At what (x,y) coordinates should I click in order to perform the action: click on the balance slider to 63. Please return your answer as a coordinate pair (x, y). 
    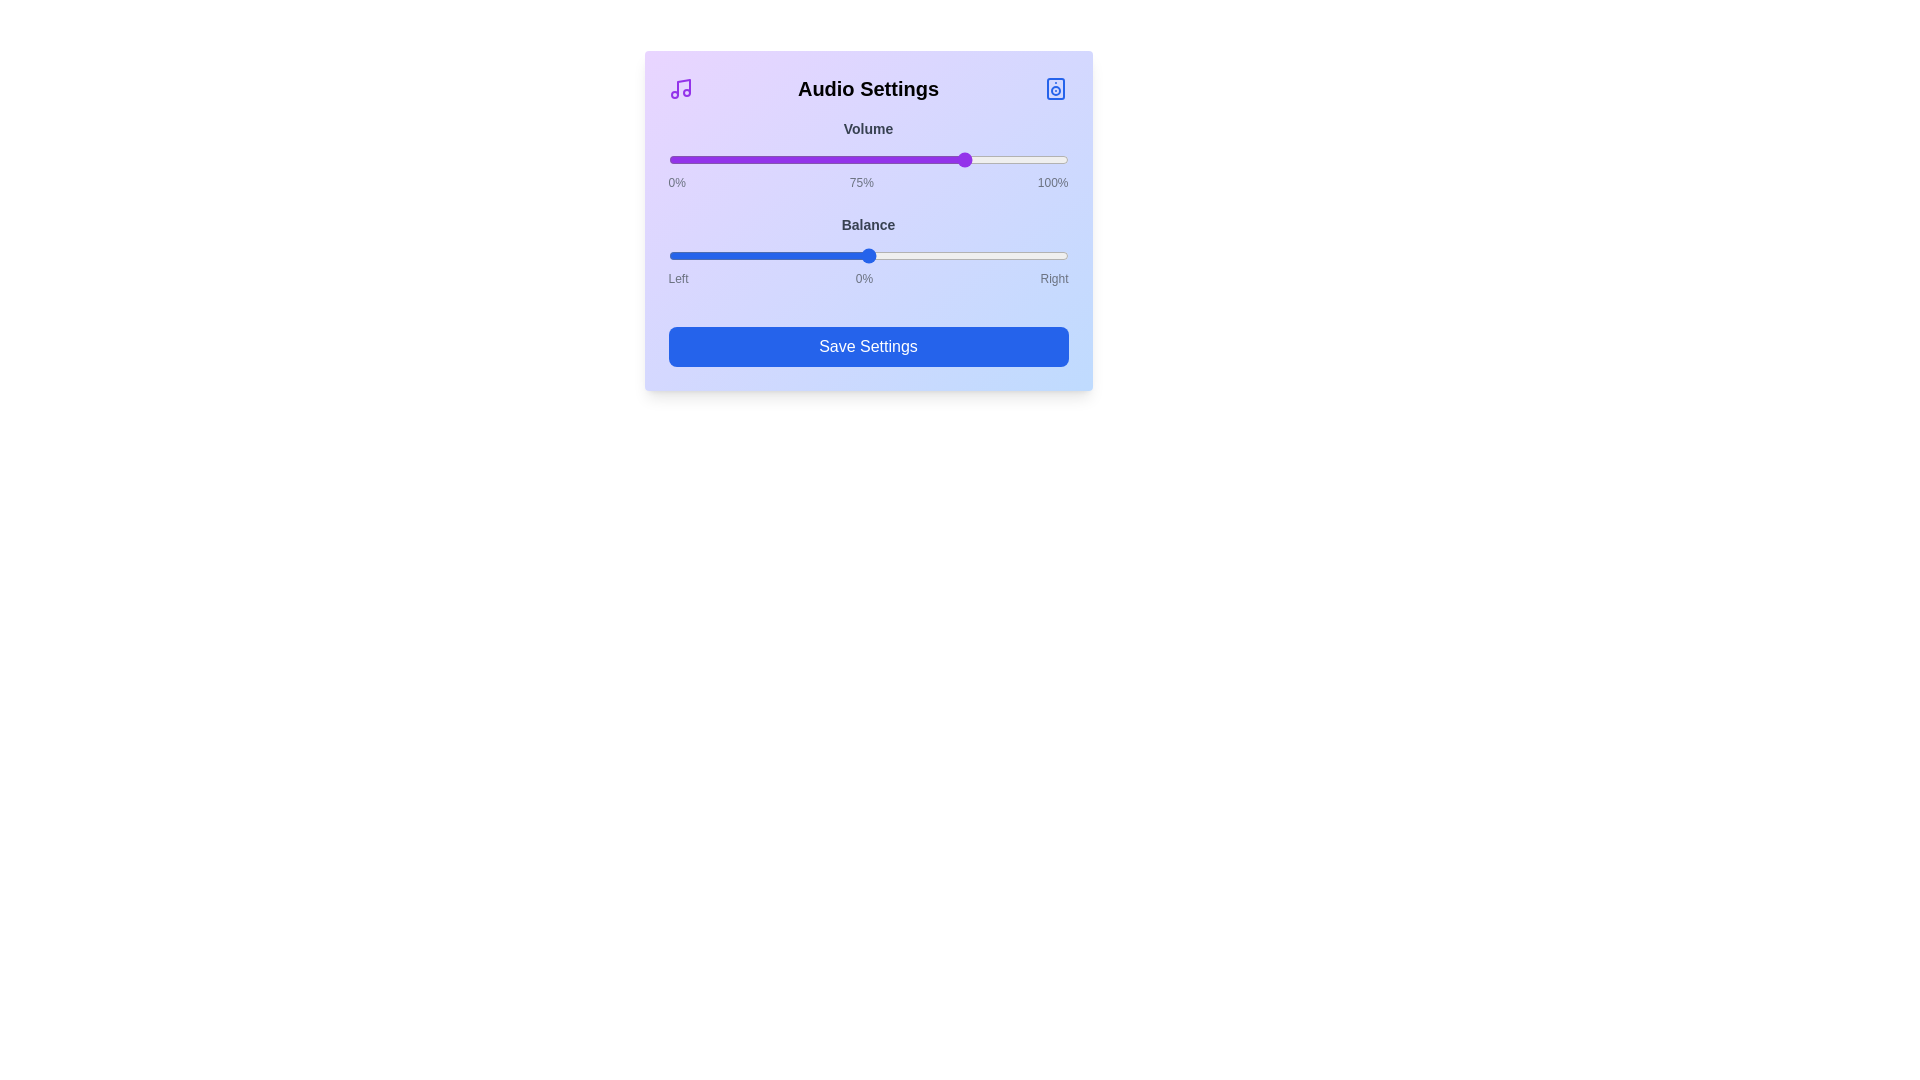
    Looking at the image, I should click on (994, 254).